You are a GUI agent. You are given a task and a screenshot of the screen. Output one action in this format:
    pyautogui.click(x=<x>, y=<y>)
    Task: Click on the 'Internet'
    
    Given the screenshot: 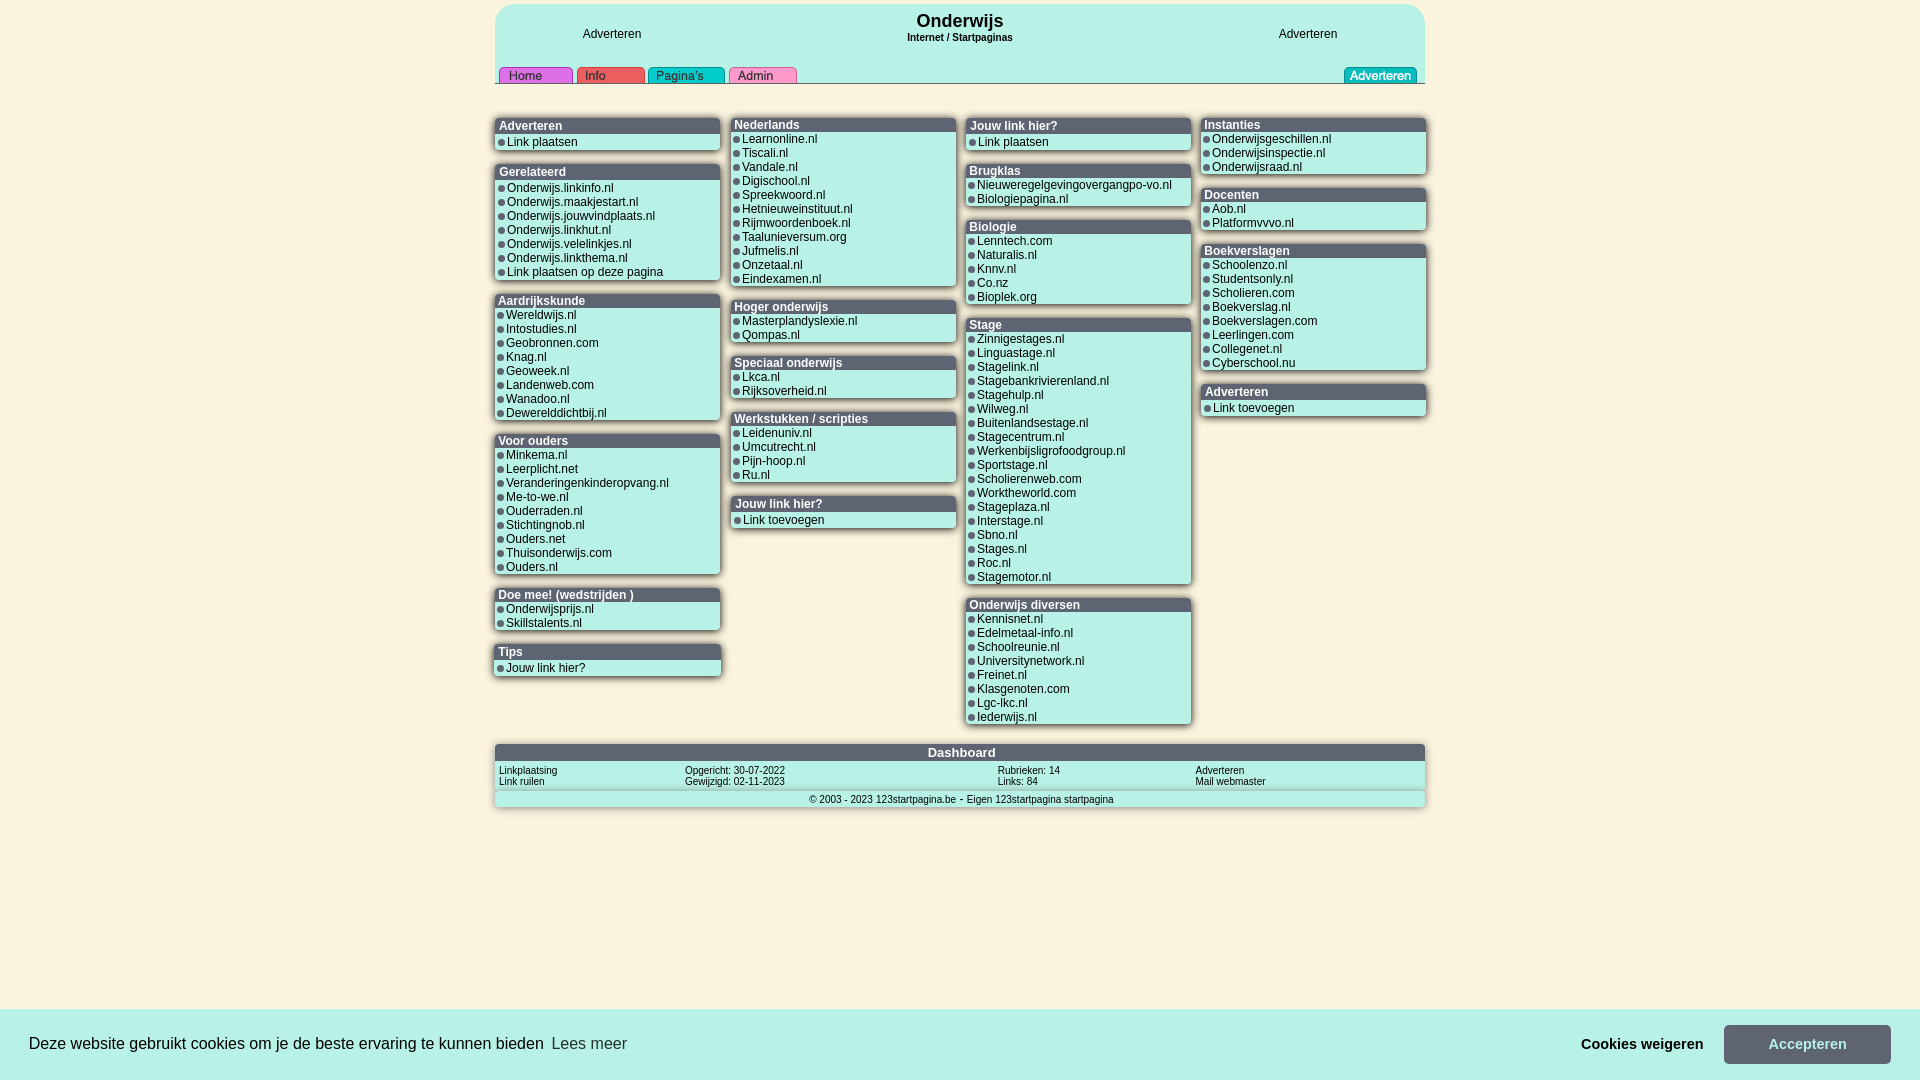 What is the action you would take?
    pyautogui.click(x=924, y=34)
    